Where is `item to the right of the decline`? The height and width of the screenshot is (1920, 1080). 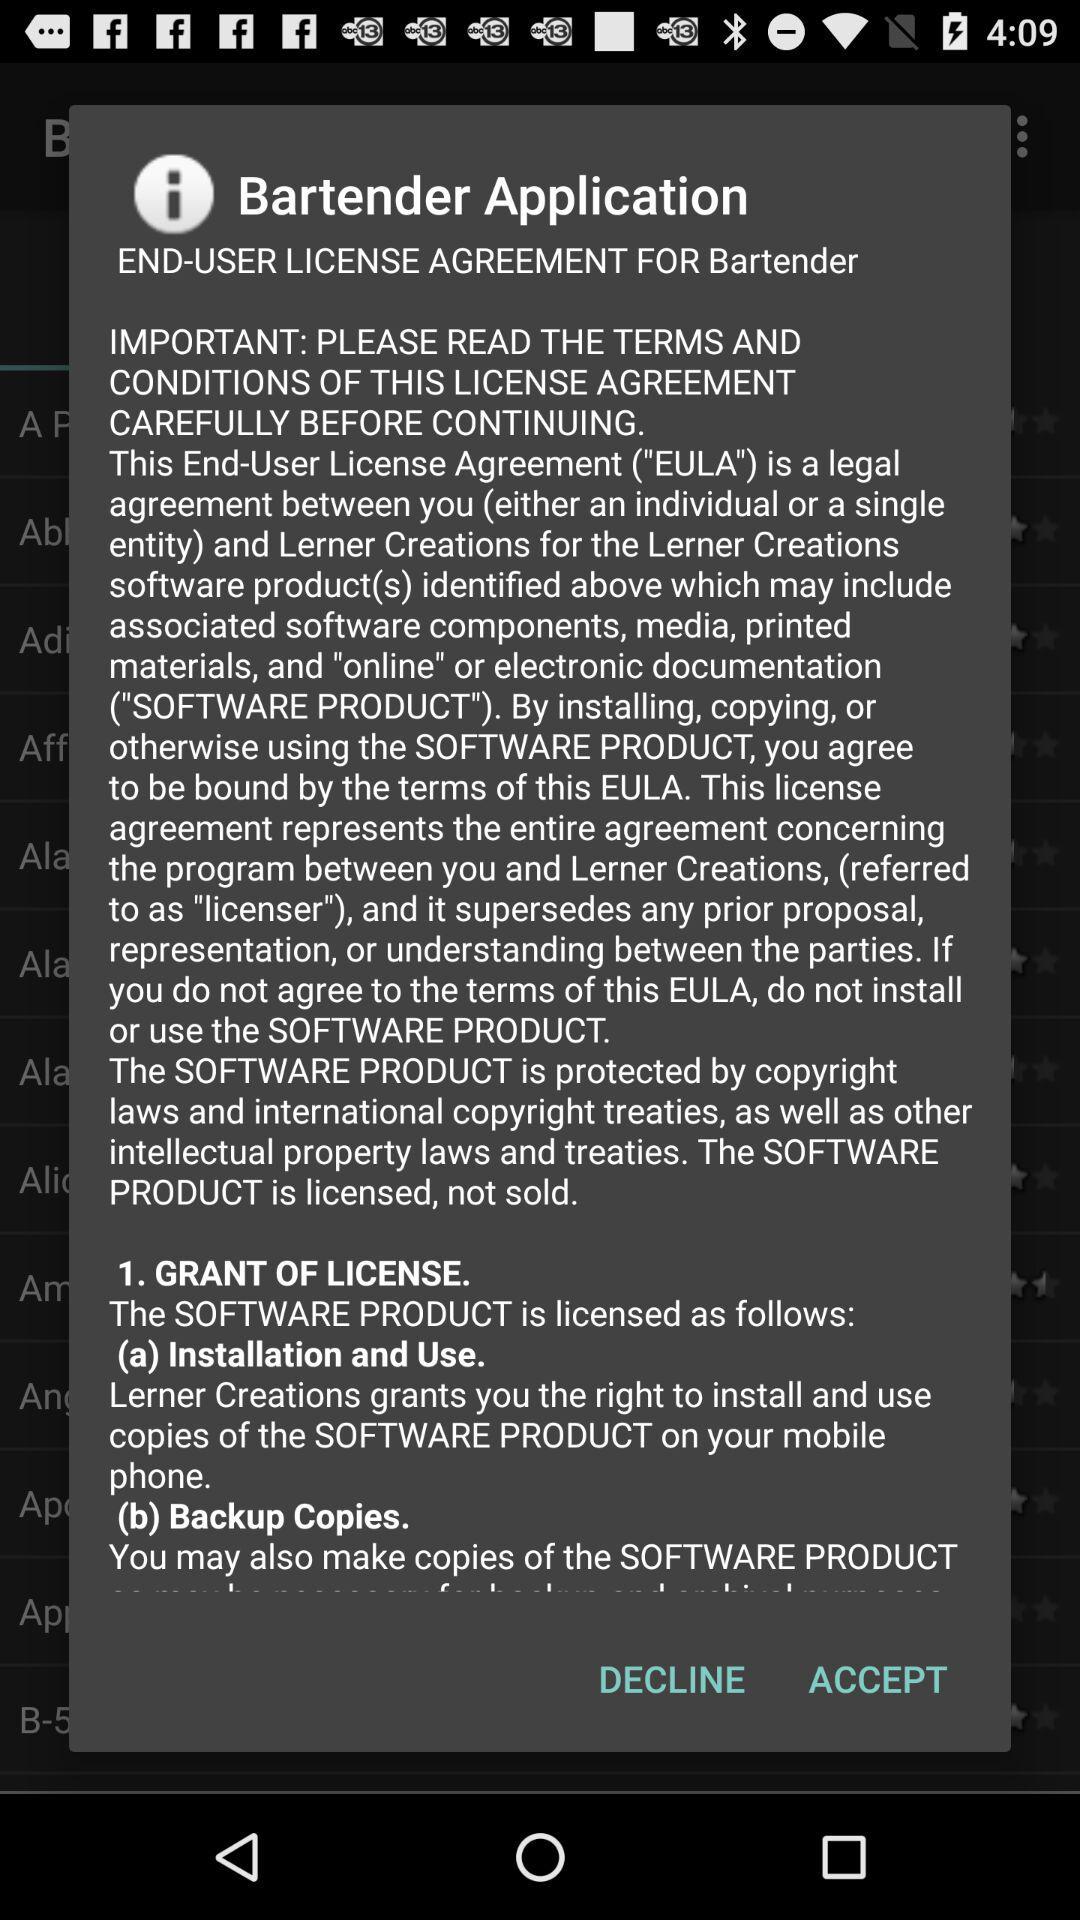
item to the right of the decline is located at coordinates (877, 1678).